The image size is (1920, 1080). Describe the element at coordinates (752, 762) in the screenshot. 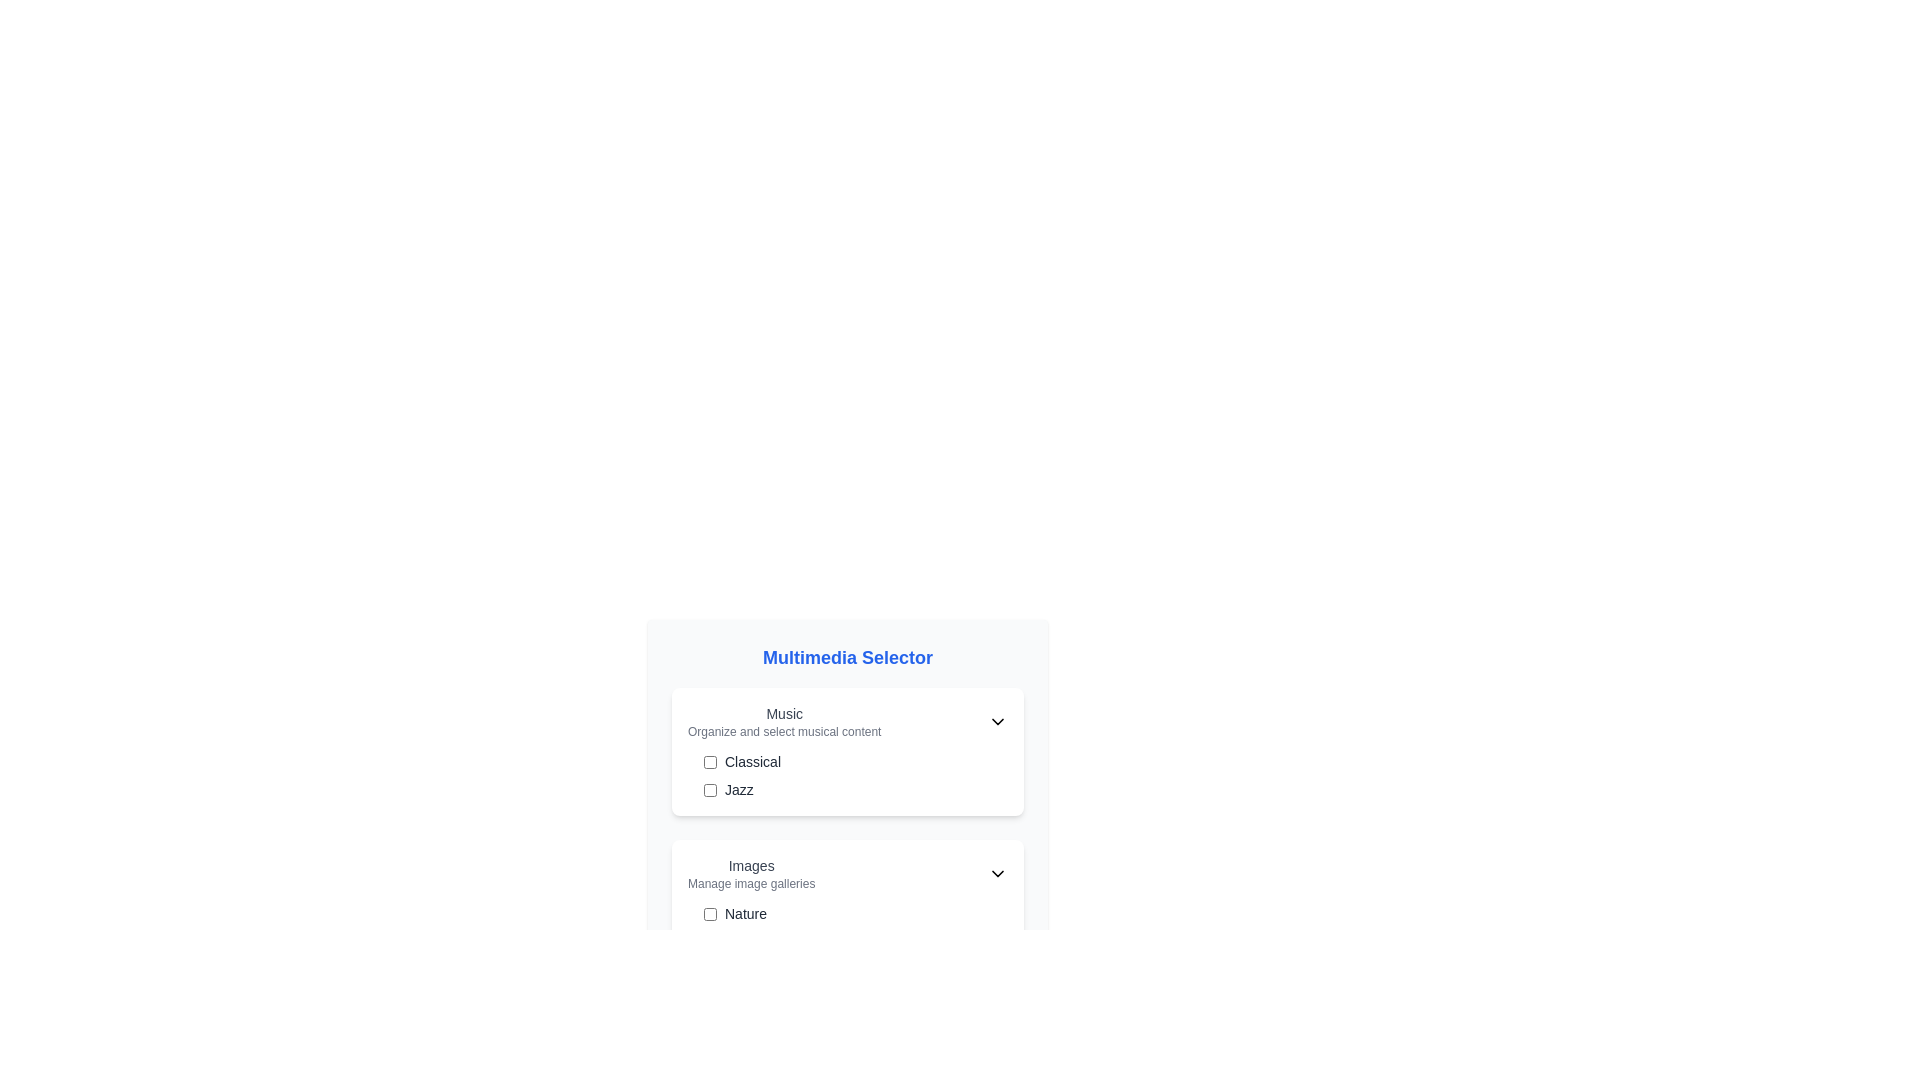

I see `the text label displaying 'Classical', styled in gray, which is positioned next to a checkbox within the Music section of the multimedia selection panel` at that location.